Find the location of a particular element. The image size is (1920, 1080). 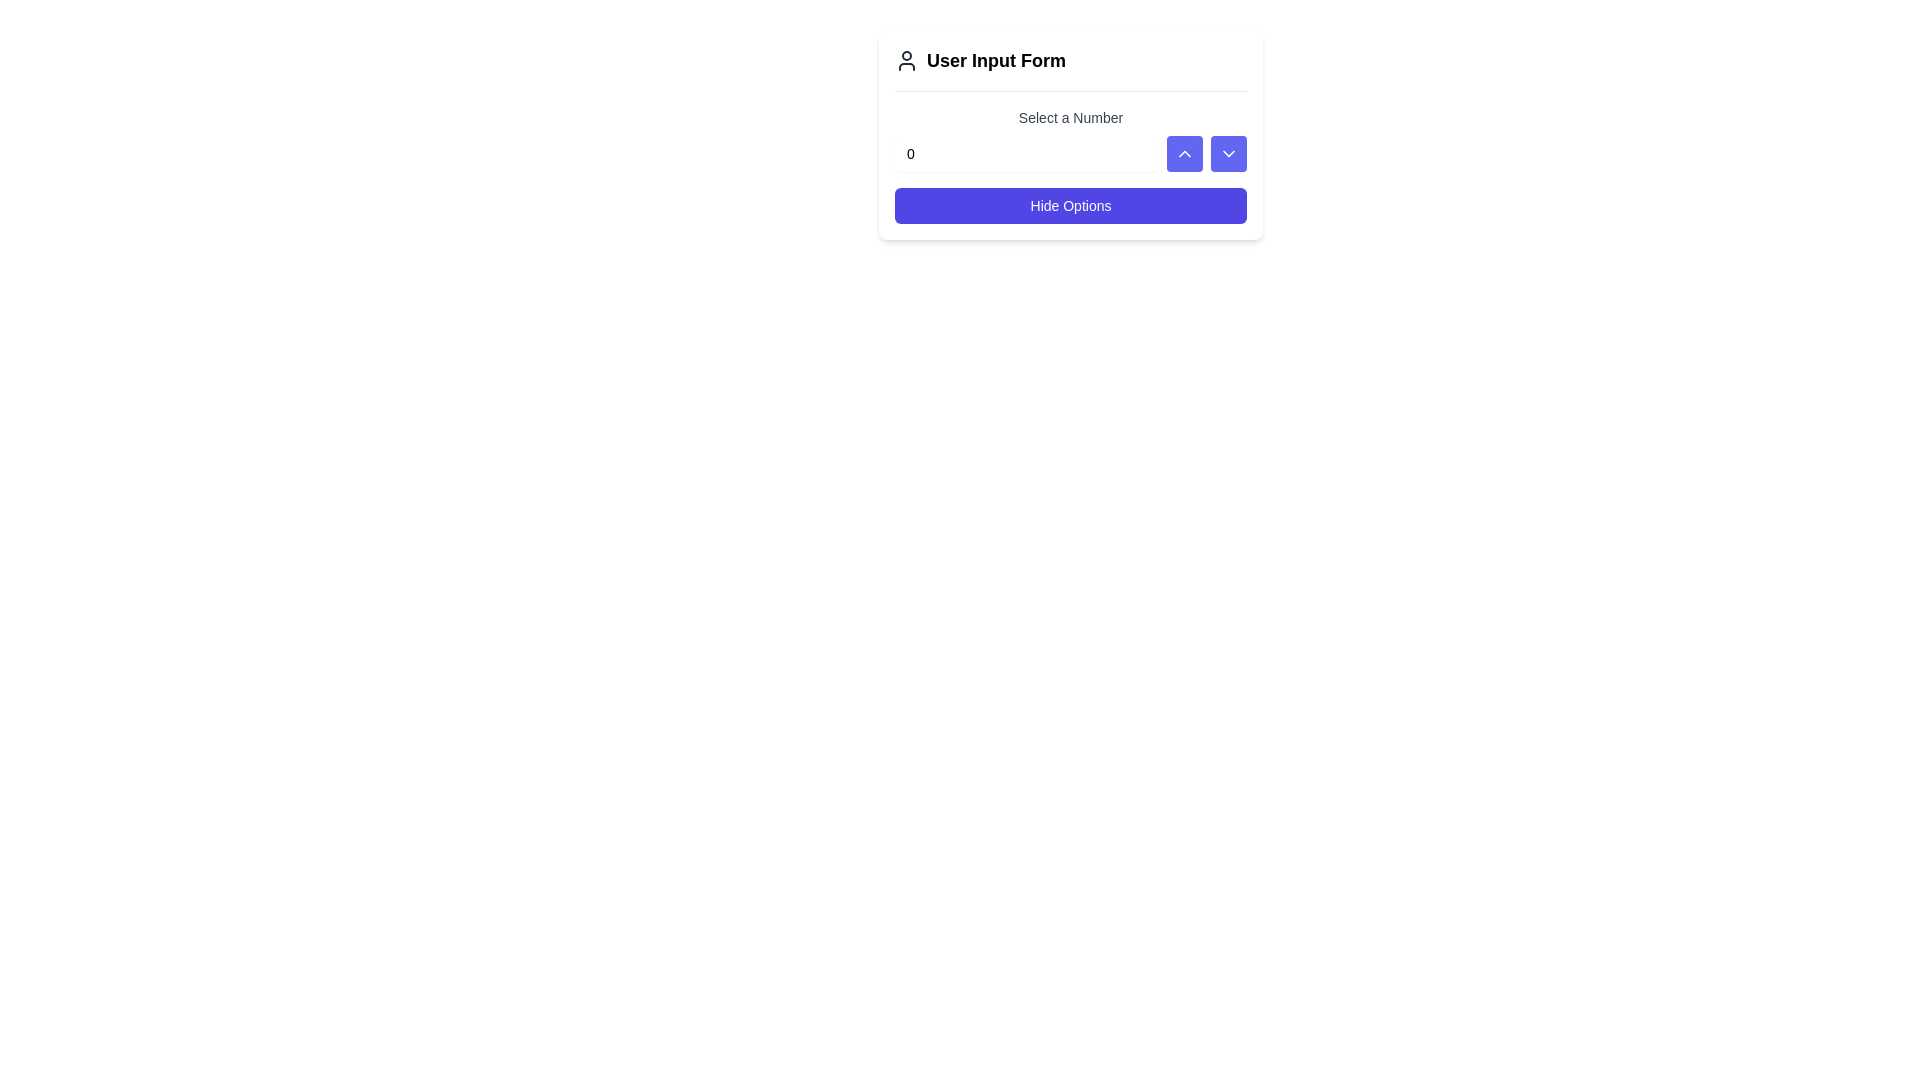

the blue square button with rounded corners that contains an upward-facing chevron icon to increment the associated value is located at coordinates (1185, 153).